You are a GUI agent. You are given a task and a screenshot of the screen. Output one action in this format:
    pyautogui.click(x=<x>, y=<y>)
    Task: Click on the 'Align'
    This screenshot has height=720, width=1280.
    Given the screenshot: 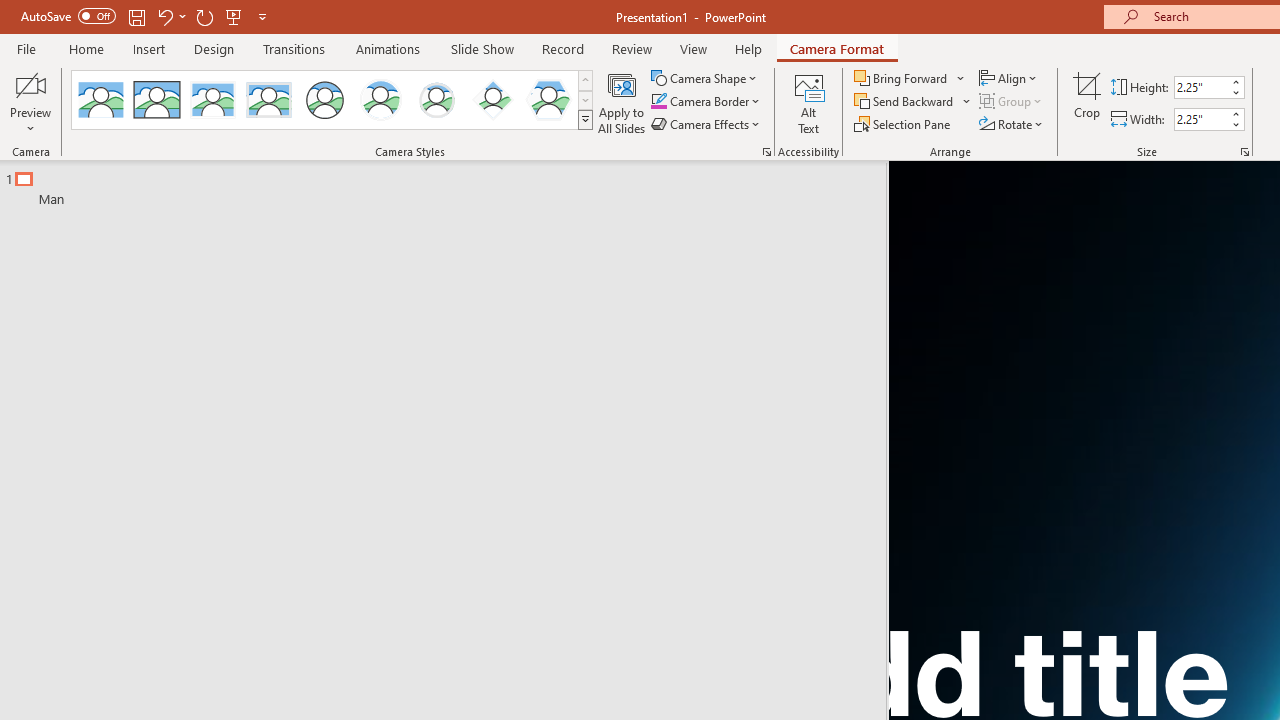 What is the action you would take?
    pyautogui.click(x=1009, y=77)
    